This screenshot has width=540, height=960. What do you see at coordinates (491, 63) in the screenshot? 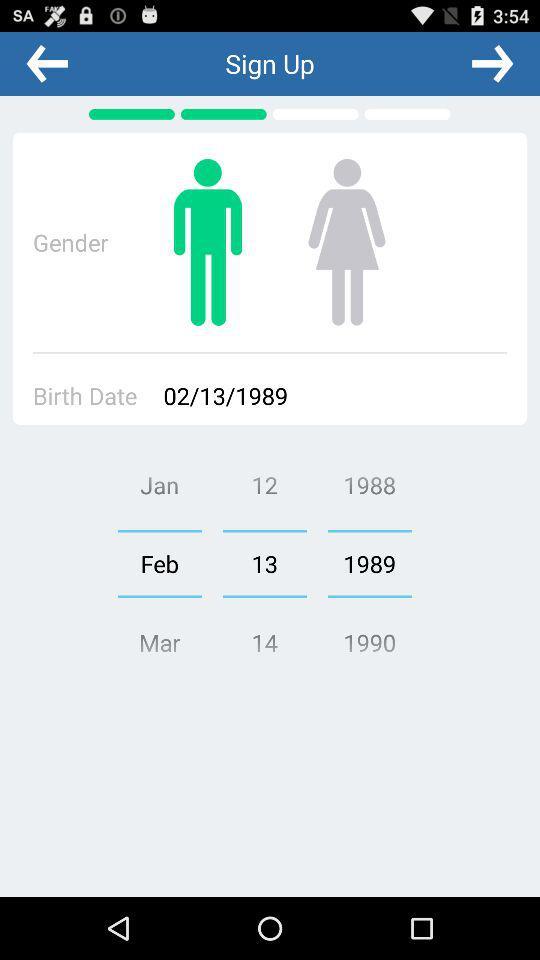
I see `go forward` at bounding box center [491, 63].